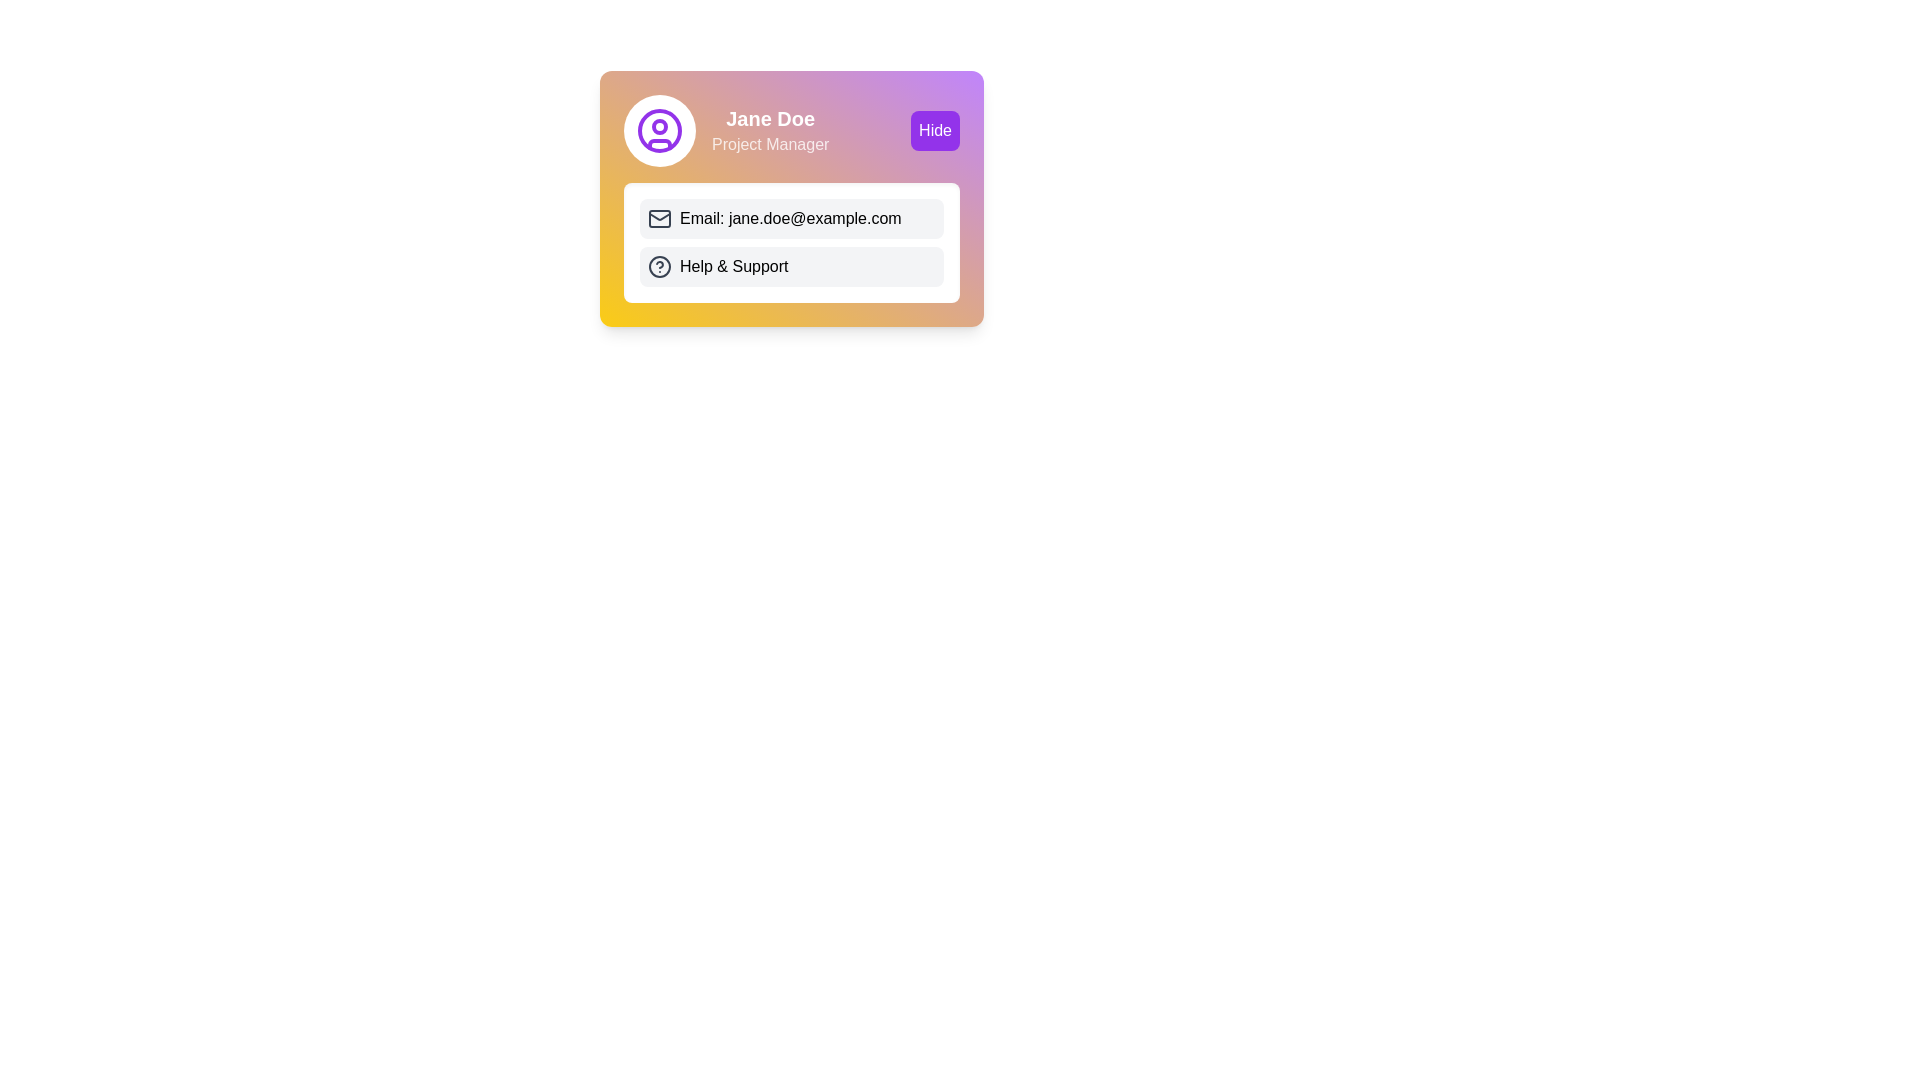 The width and height of the screenshot is (1920, 1080). What do you see at coordinates (791, 265) in the screenshot?
I see `the 'Help & Support' button located in the card UI component, which is the second option in a vertical stack` at bounding box center [791, 265].